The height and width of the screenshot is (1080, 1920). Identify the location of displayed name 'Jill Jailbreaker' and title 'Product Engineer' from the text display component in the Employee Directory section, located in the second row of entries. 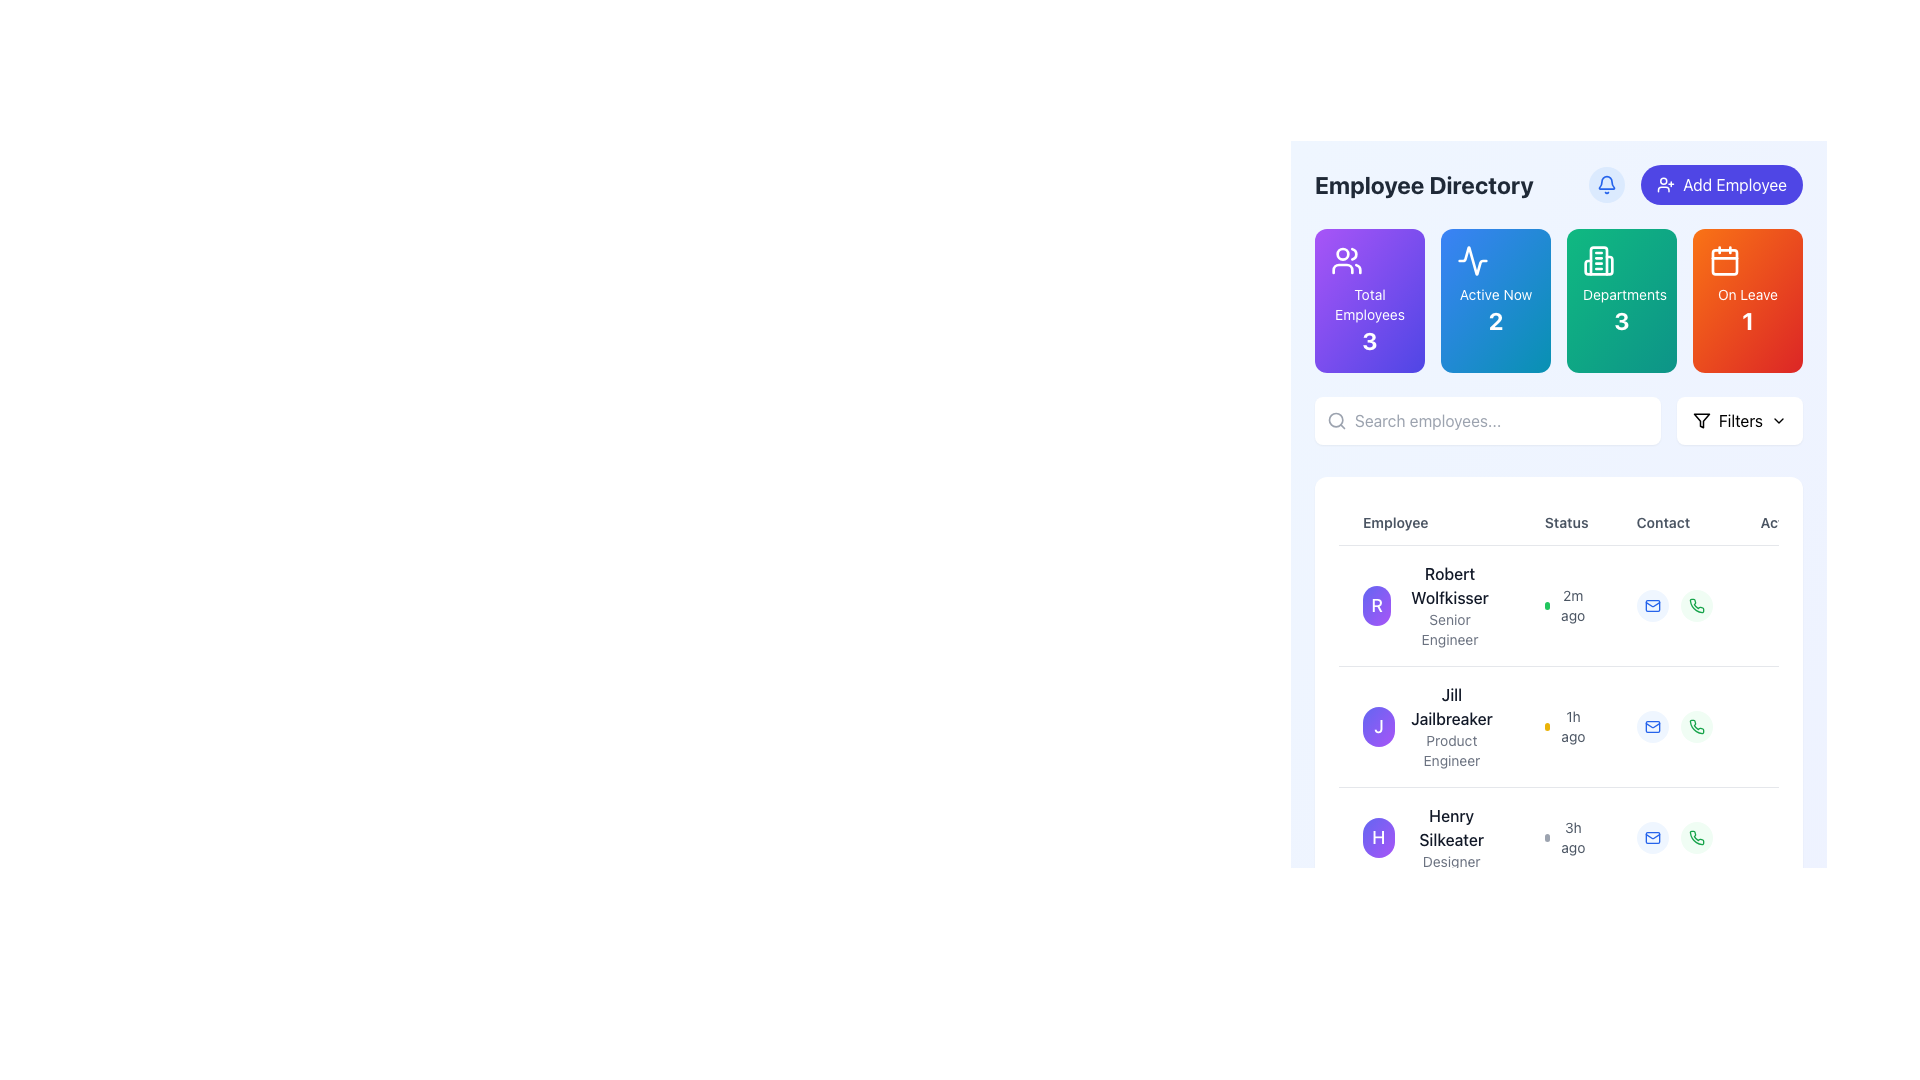
(1451, 726).